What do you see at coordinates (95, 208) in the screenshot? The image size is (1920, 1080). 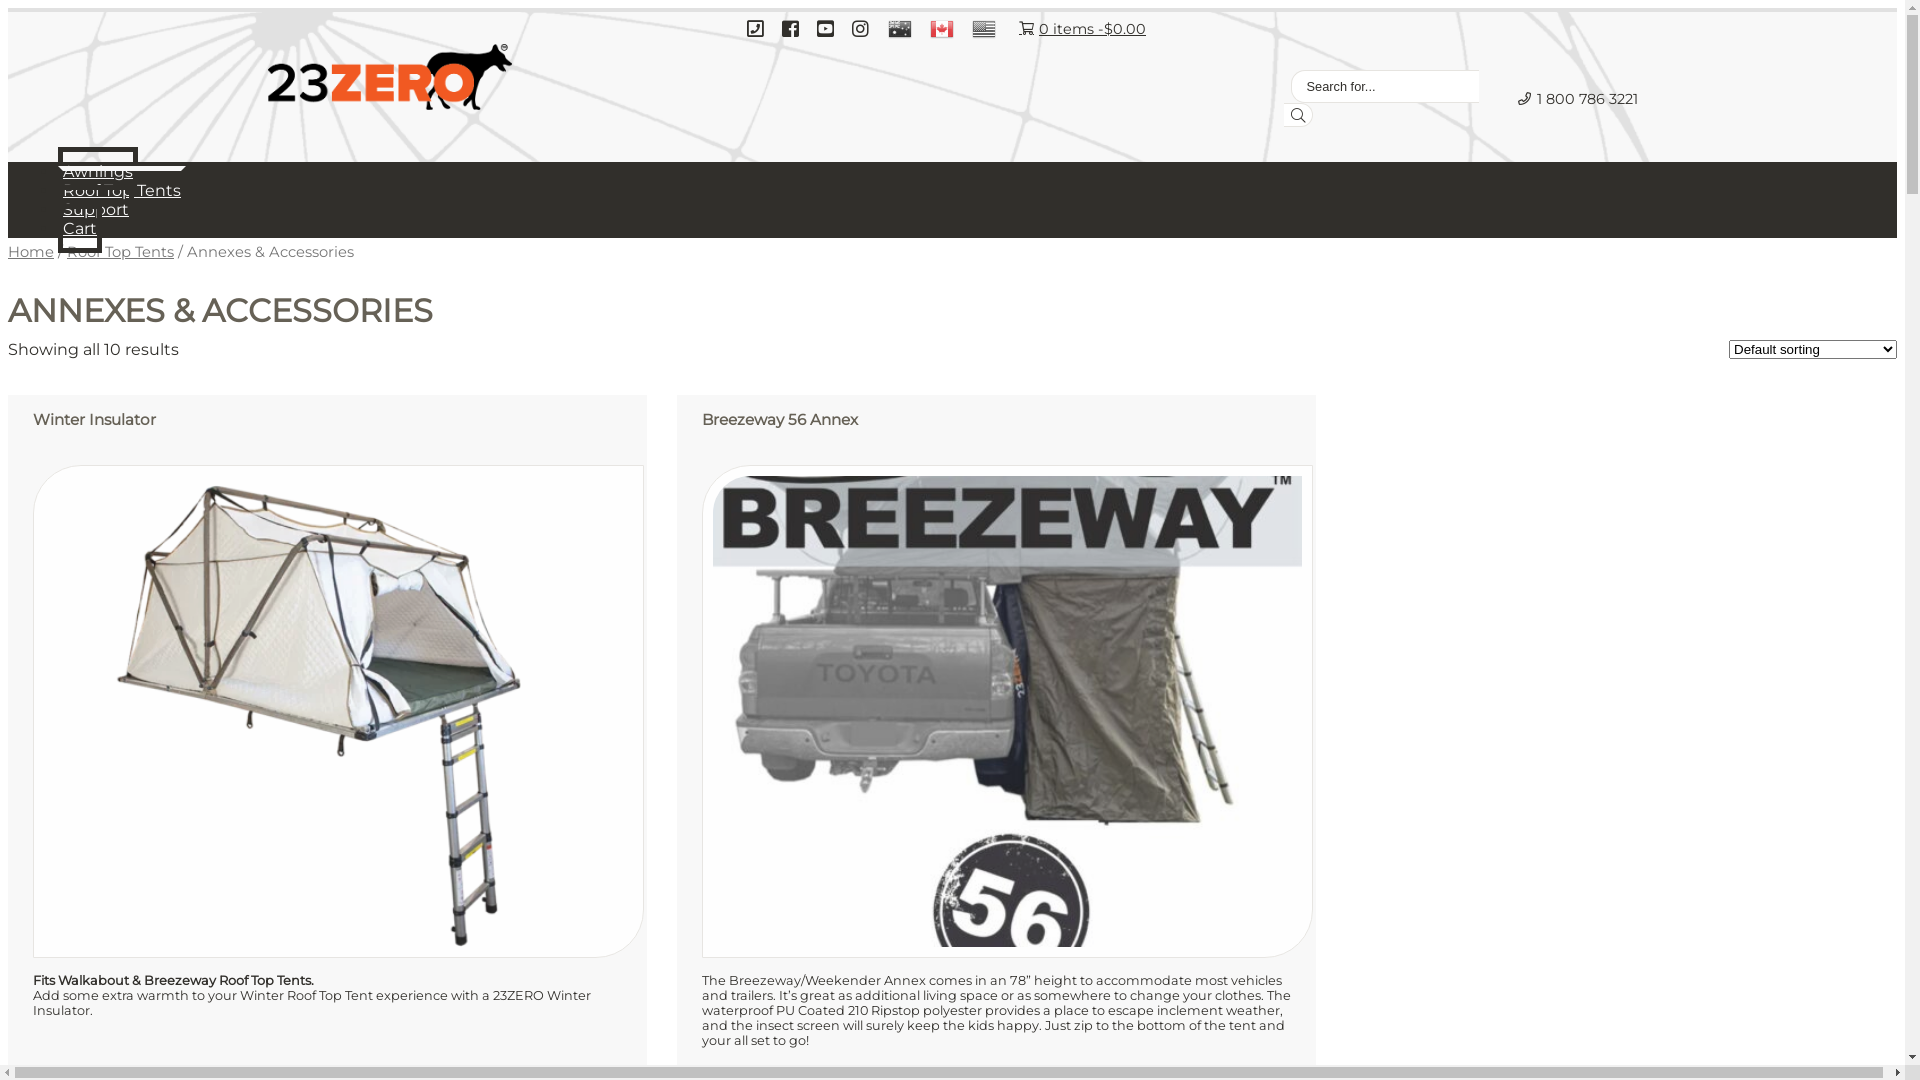 I see `'Support'` at bounding box center [95, 208].